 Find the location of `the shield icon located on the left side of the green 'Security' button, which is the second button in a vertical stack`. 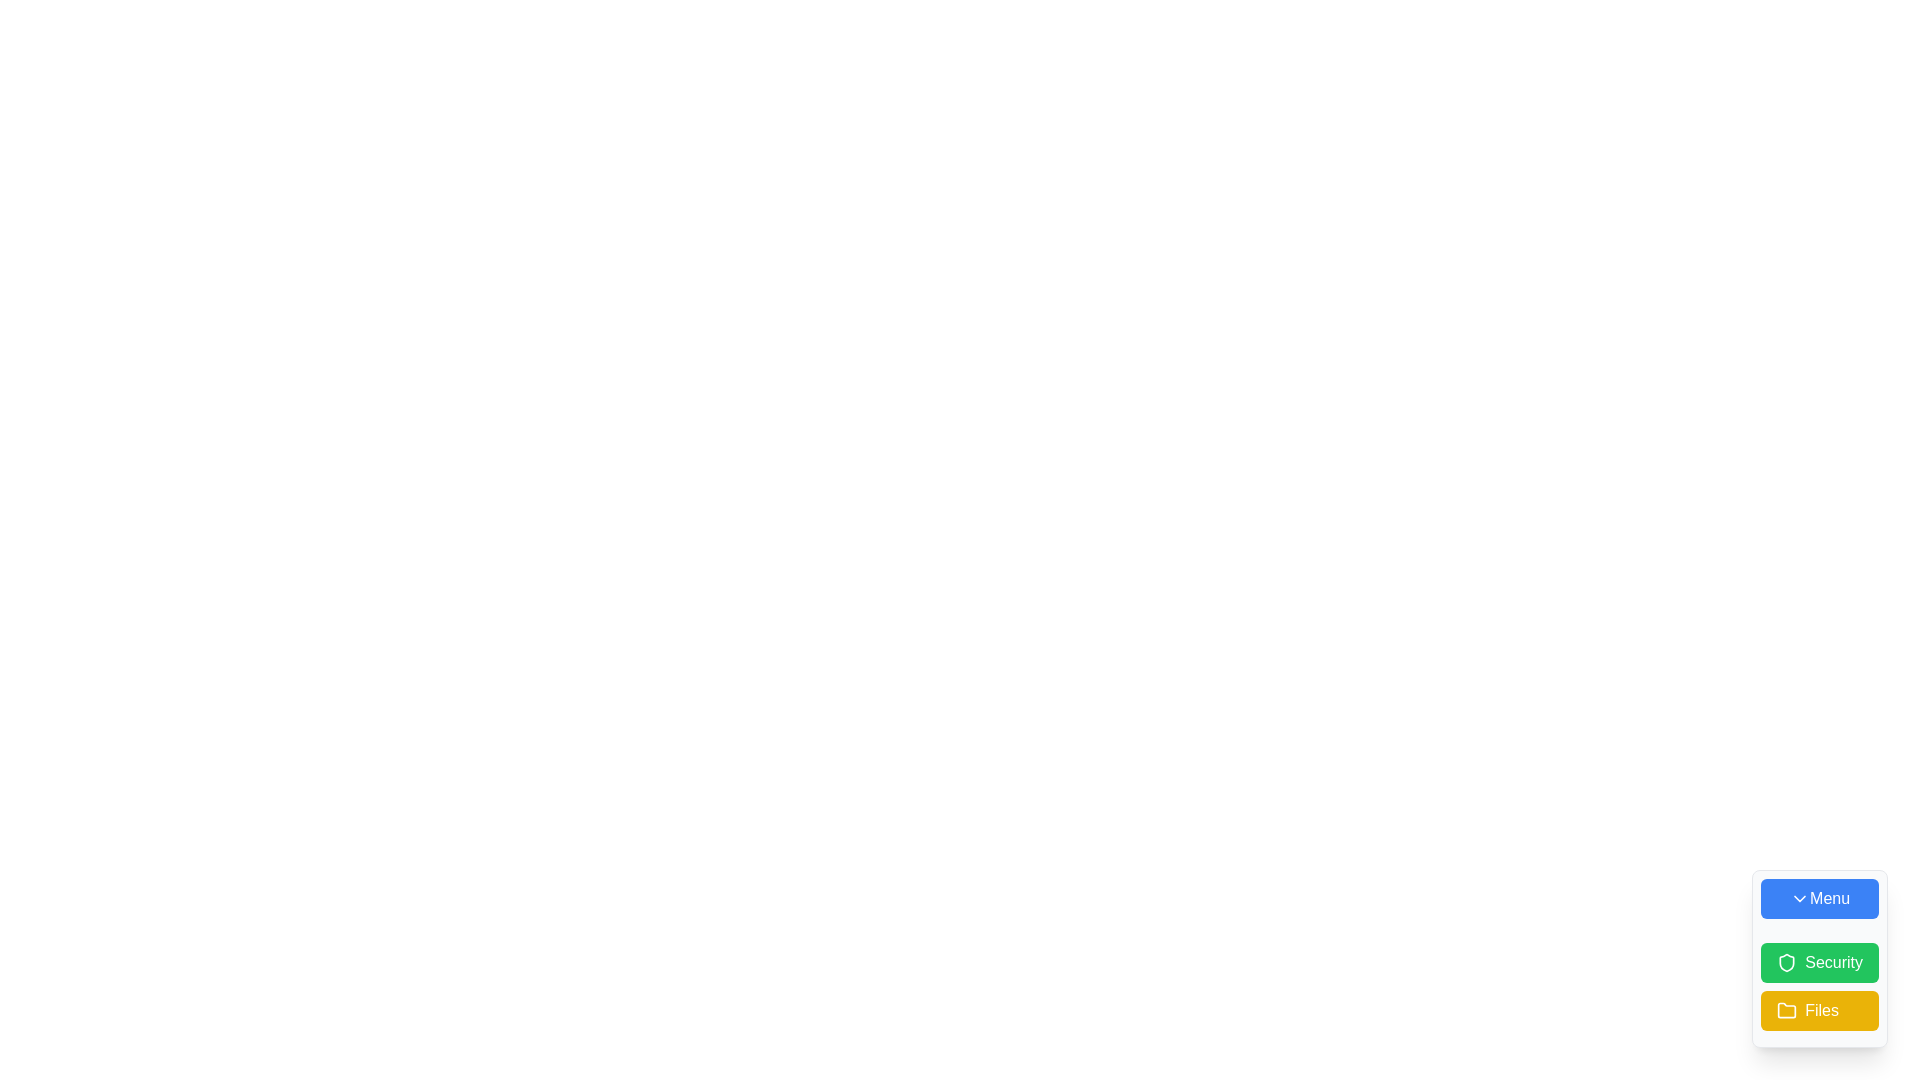

the shield icon located on the left side of the green 'Security' button, which is the second button in a vertical stack is located at coordinates (1787, 962).